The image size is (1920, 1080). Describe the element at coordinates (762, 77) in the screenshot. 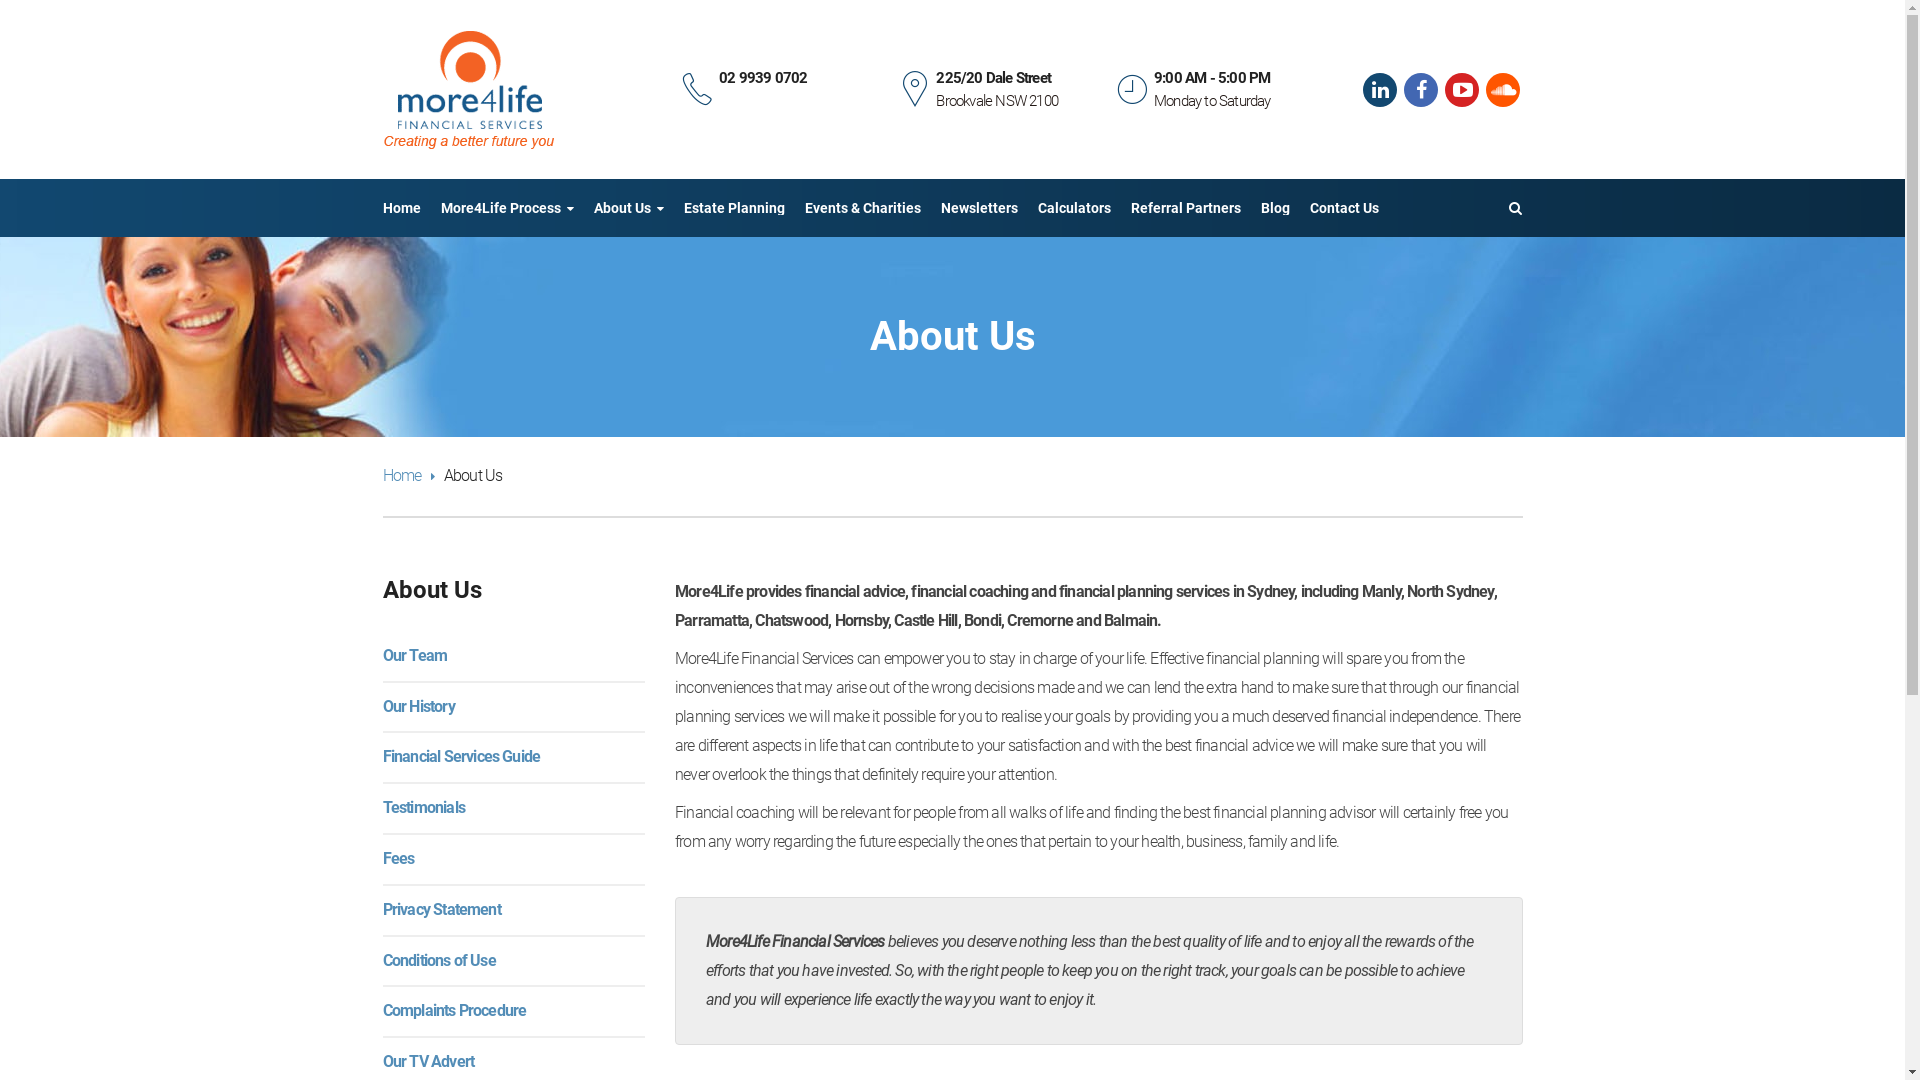

I see `'02 9939 0702'` at that location.